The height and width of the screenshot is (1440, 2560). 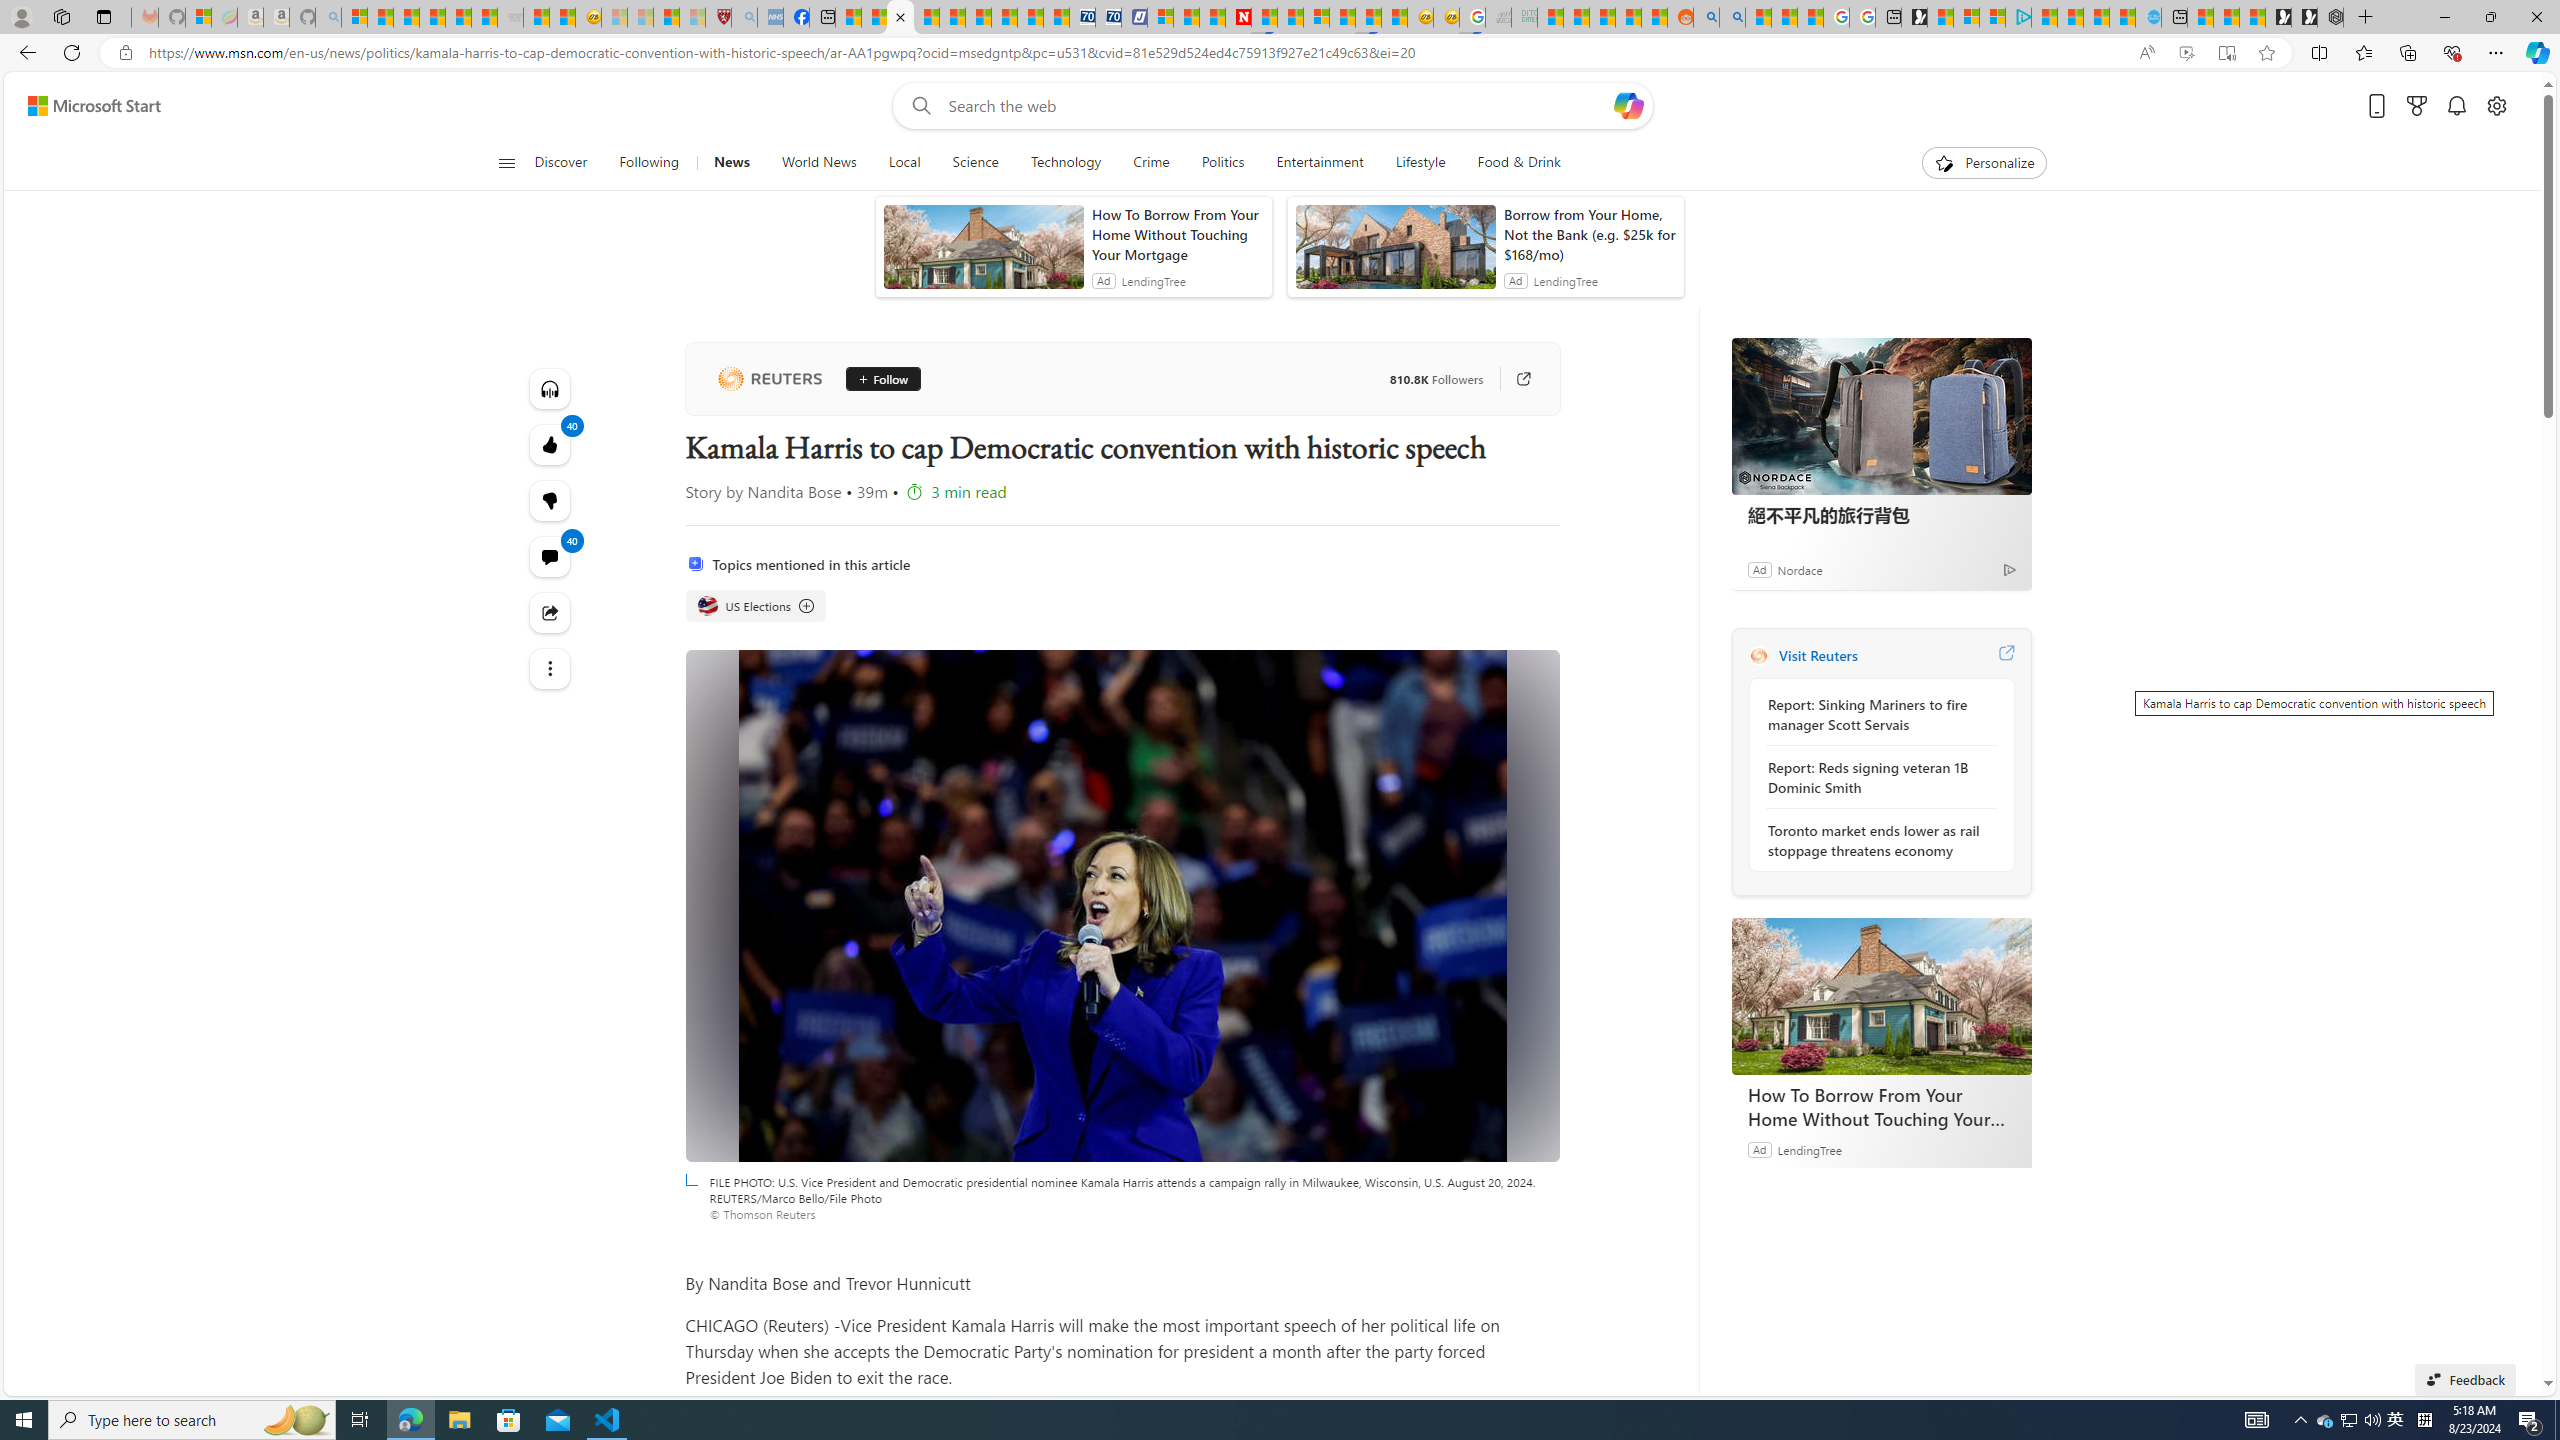 What do you see at coordinates (1419, 162) in the screenshot?
I see `'Lifestyle'` at bounding box center [1419, 162].